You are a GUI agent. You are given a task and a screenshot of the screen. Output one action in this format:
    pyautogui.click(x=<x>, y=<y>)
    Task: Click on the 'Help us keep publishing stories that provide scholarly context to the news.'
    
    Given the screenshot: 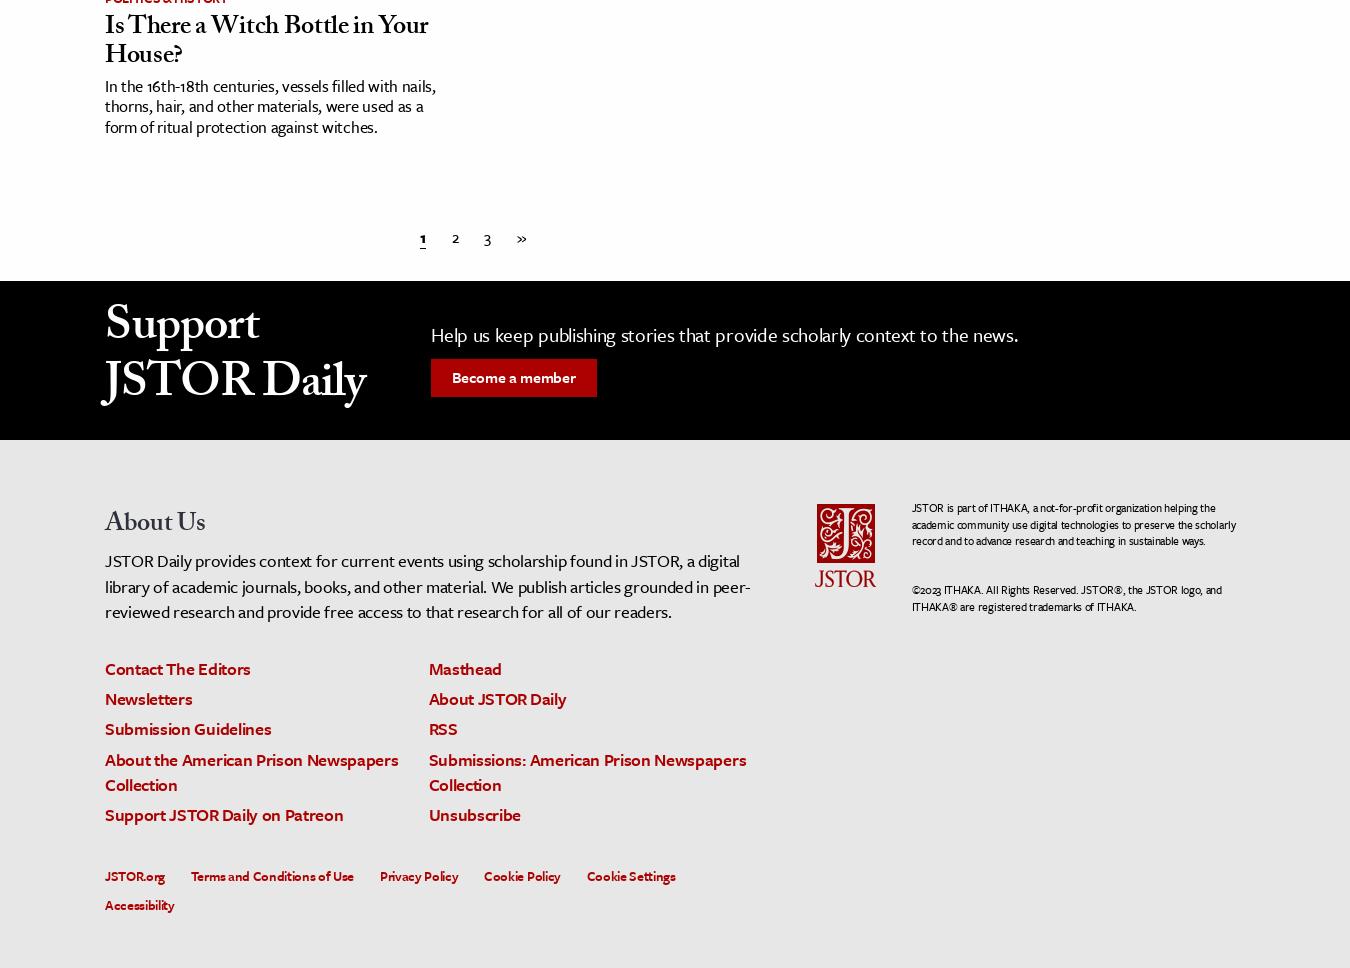 What is the action you would take?
    pyautogui.click(x=431, y=334)
    